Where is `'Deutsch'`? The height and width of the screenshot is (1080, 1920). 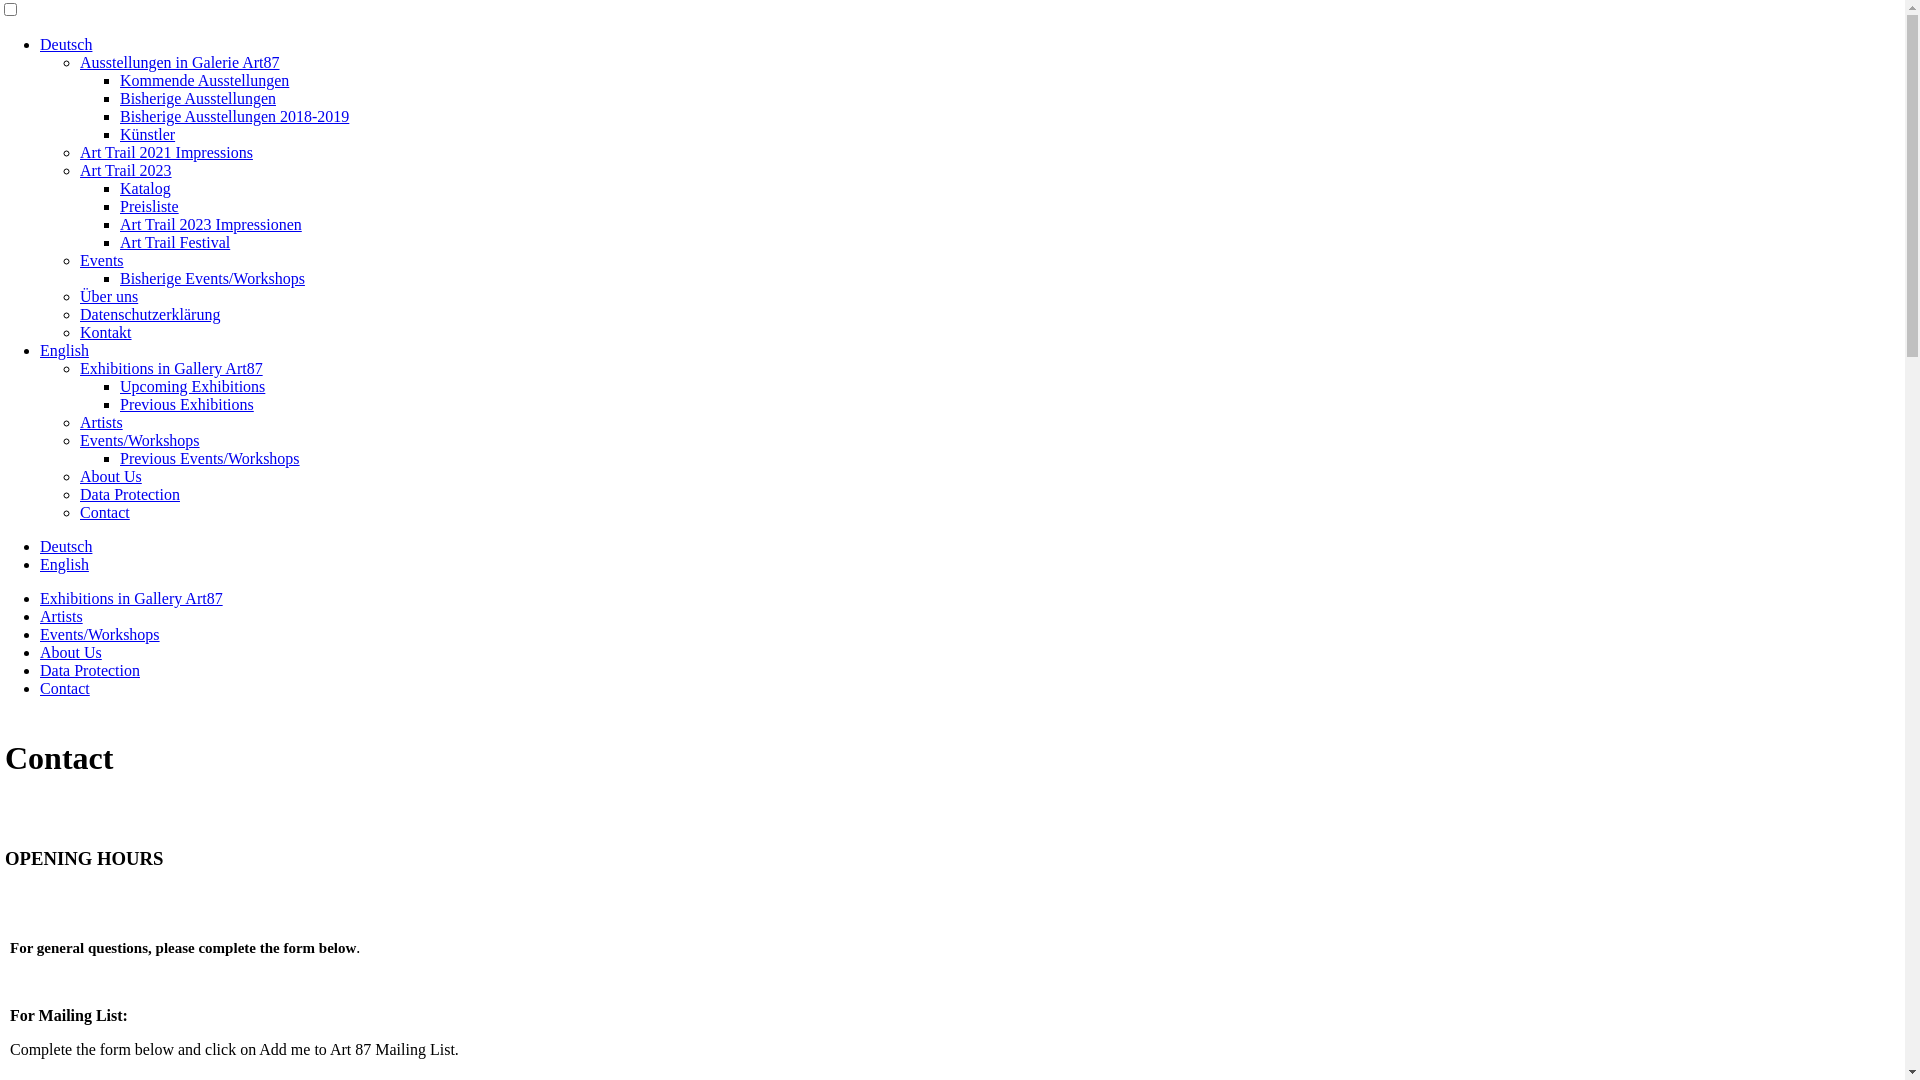 'Deutsch' is located at coordinates (66, 44).